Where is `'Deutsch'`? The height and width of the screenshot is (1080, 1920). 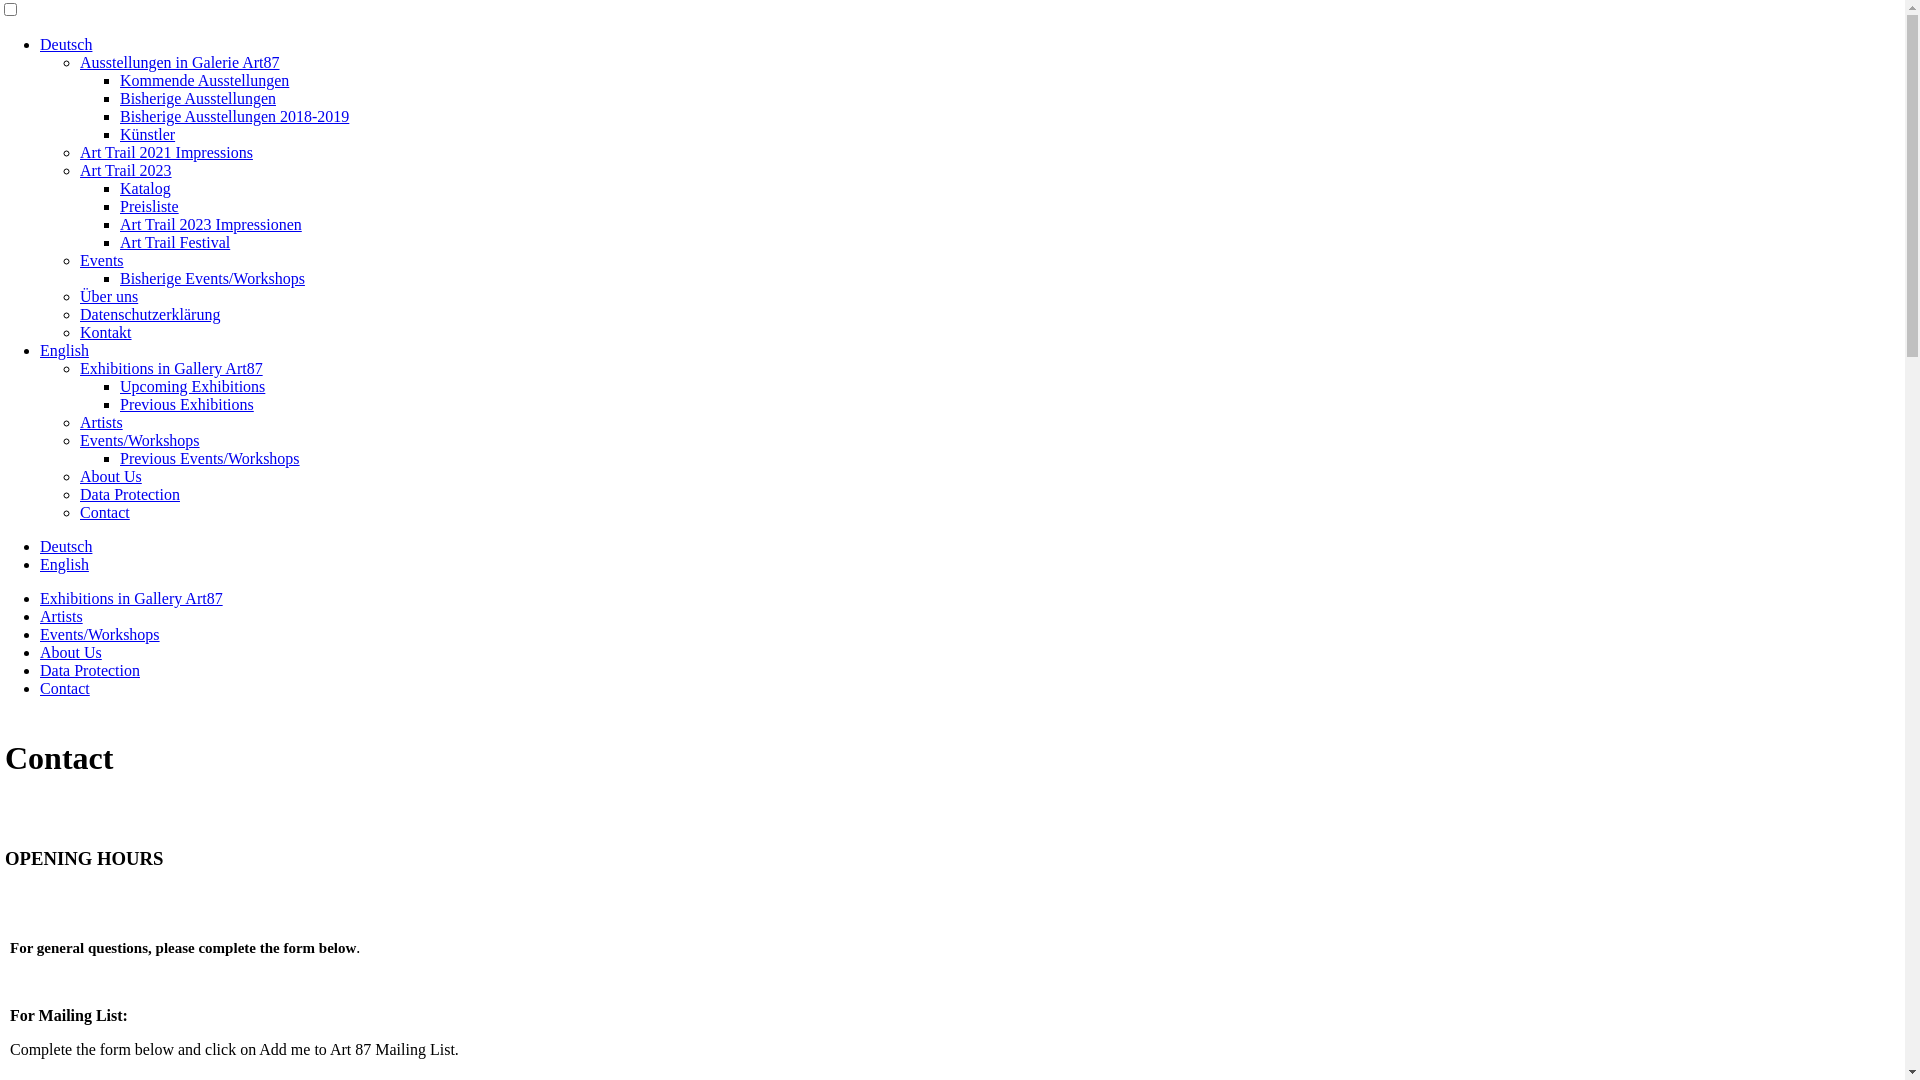 'Deutsch' is located at coordinates (66, 44).